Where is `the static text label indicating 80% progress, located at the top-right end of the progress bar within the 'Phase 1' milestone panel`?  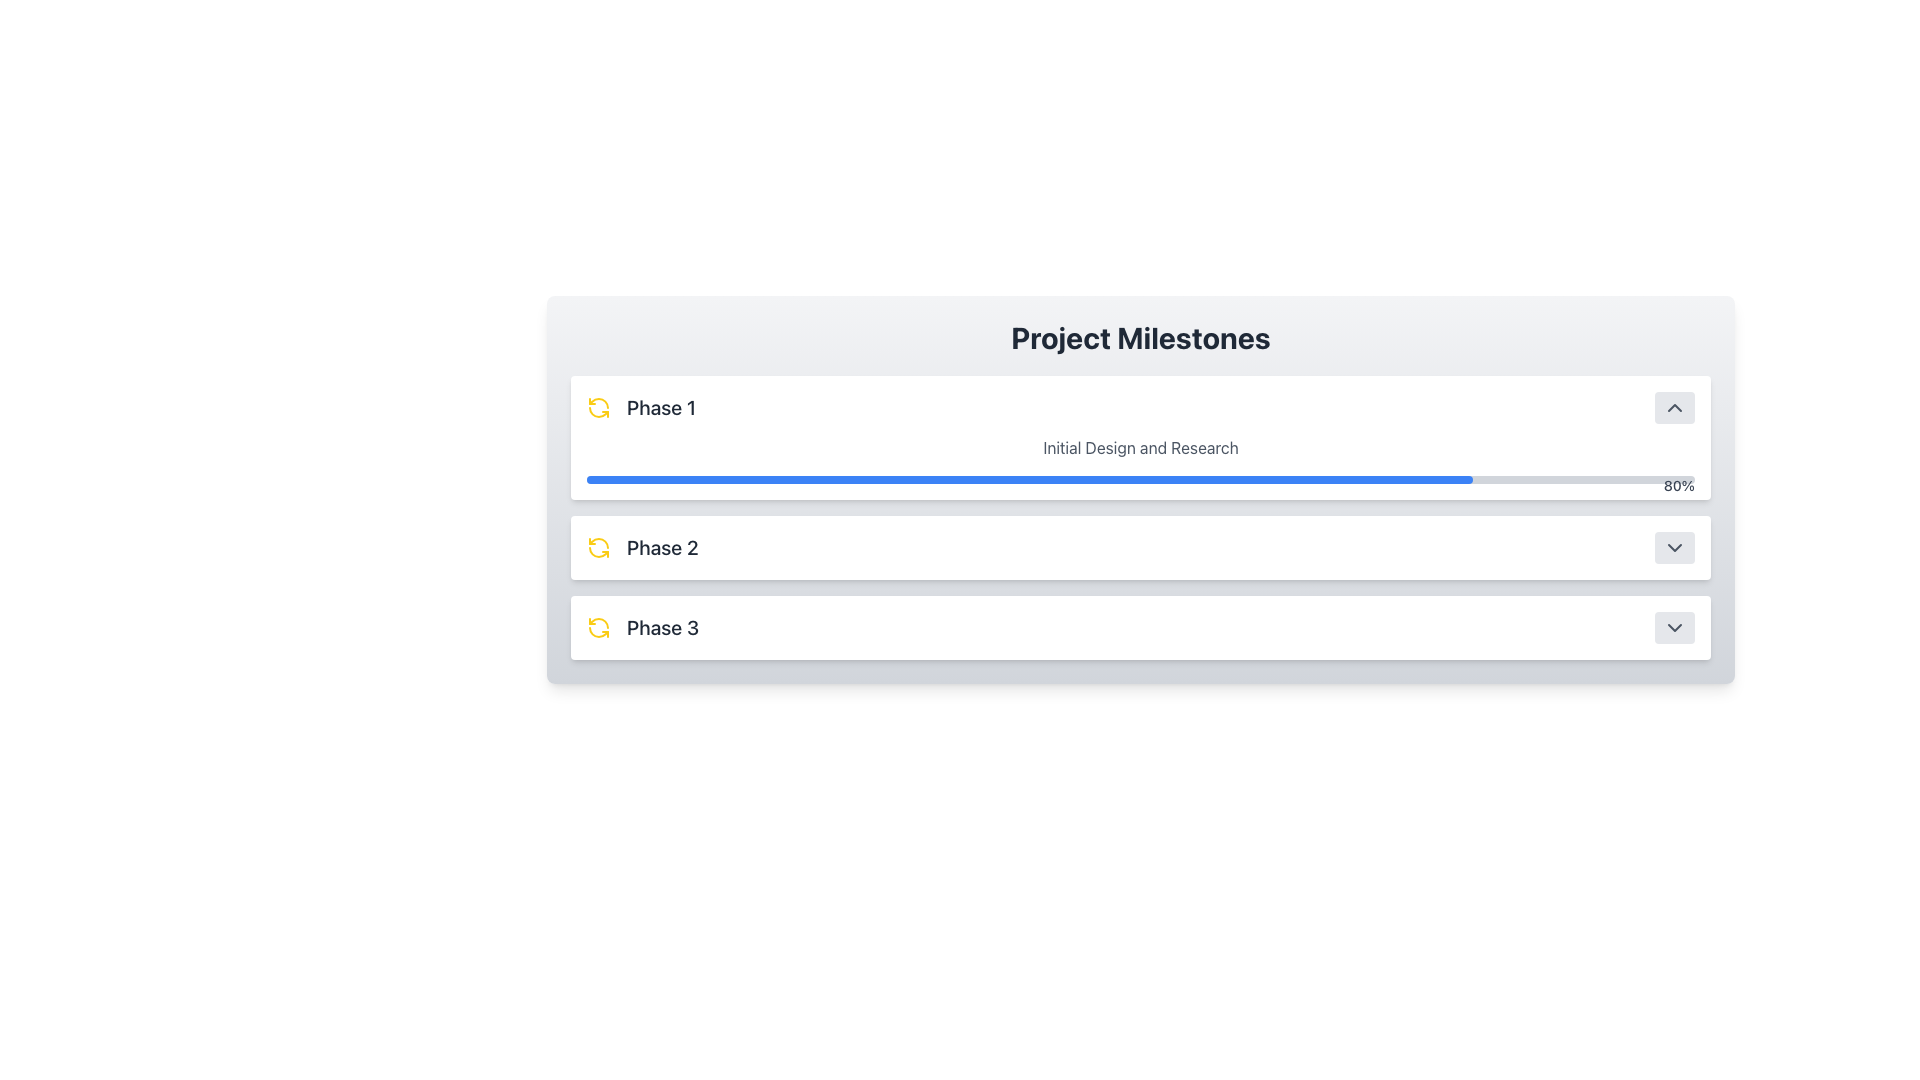
the static text label indicating 80% progress, located at the top-right end of the progress bar within the 'Phase 1' milestone panel is located at coordinates (1679, 486).